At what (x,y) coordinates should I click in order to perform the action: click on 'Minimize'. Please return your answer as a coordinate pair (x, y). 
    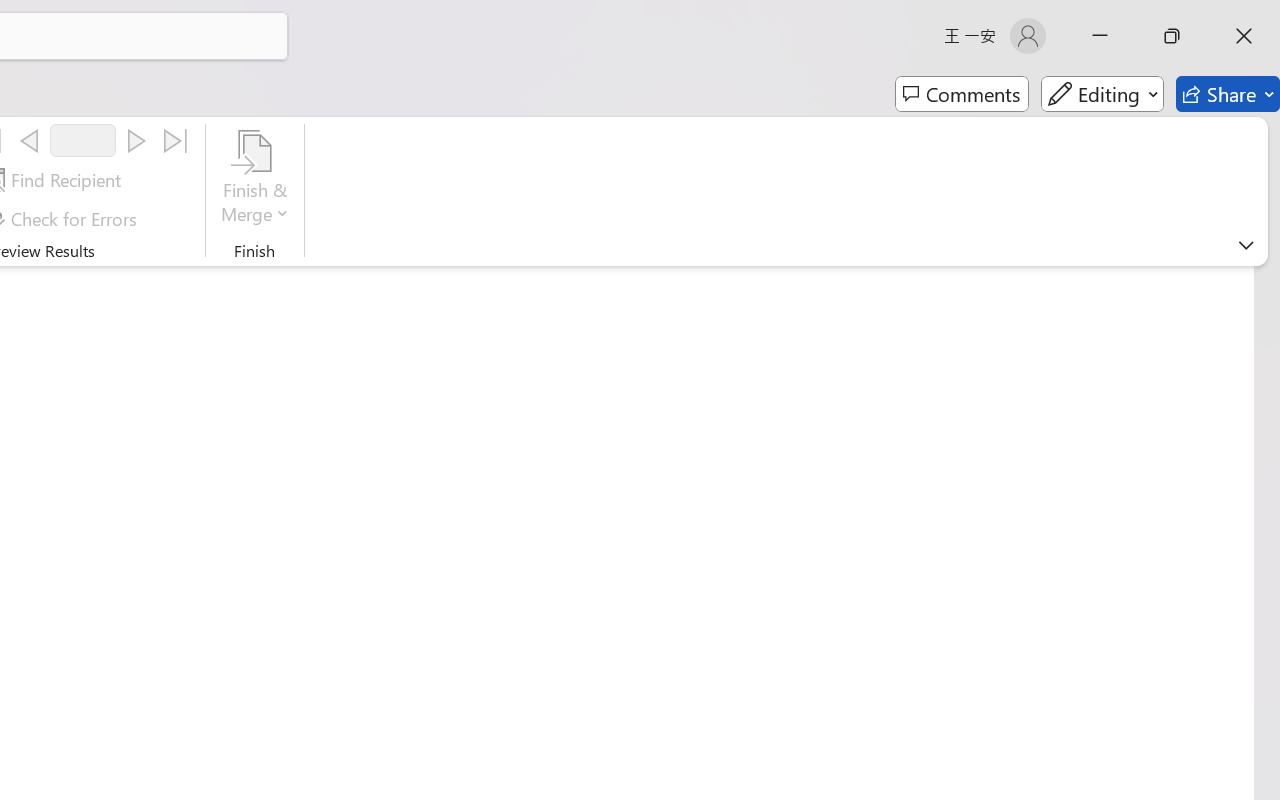
    Looking at the image, I should click on (1099, 35).